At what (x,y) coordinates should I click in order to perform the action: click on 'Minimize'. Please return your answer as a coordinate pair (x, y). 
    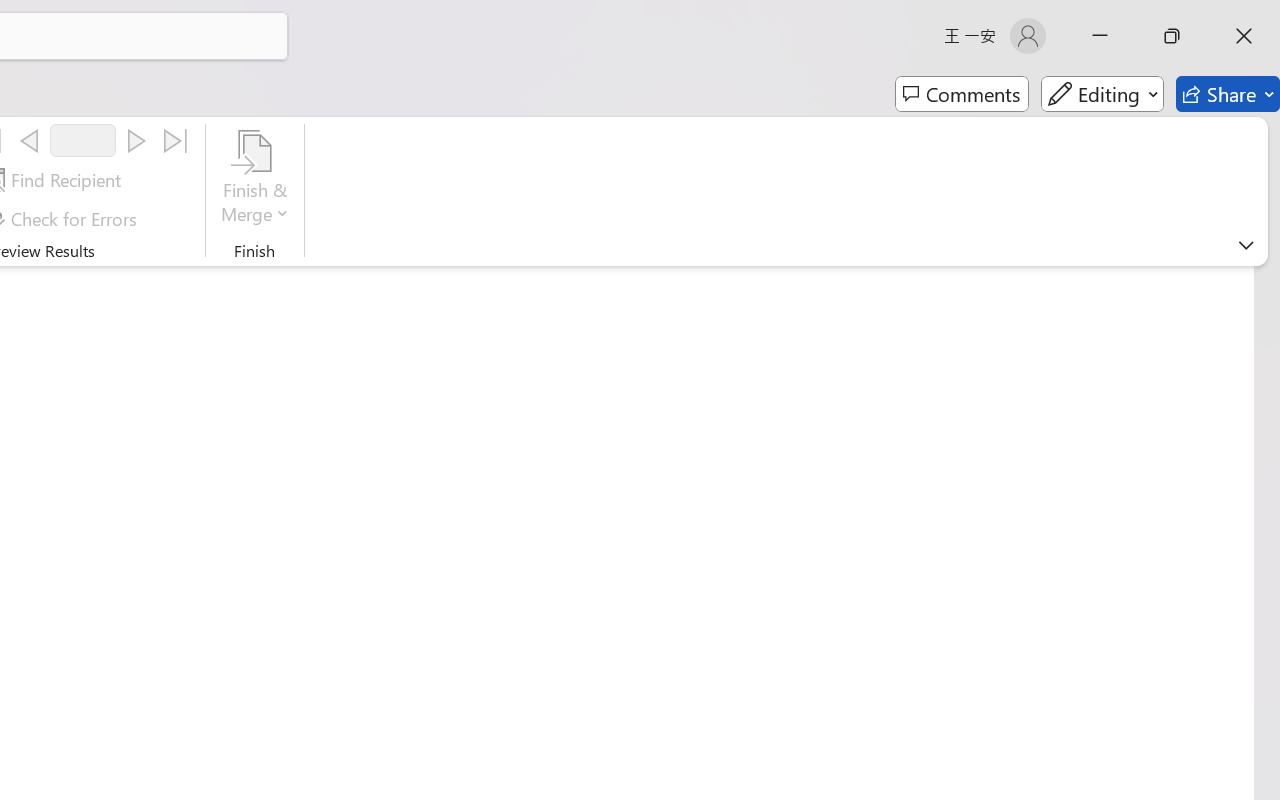
    Looking at the image, I should click on (1099, 35).